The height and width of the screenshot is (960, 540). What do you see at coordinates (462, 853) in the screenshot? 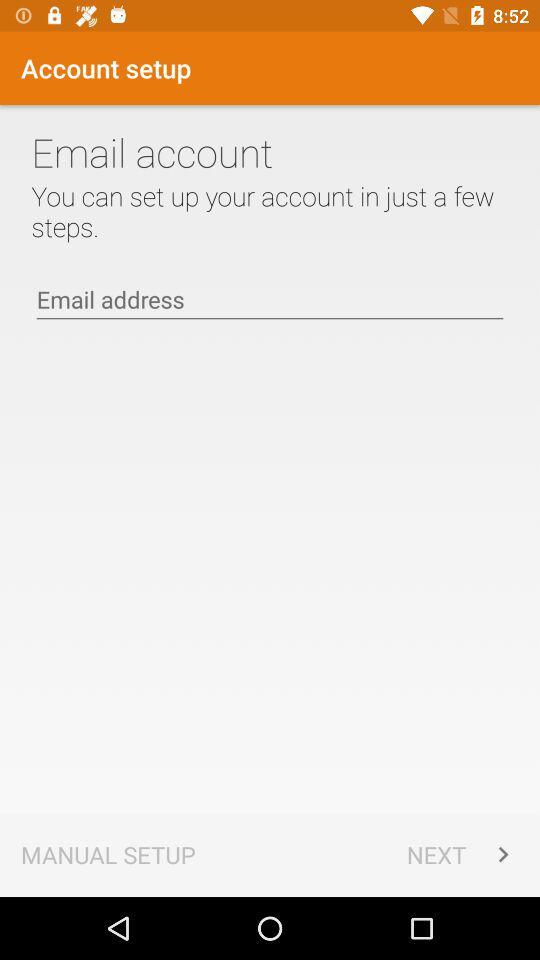
I see `the icon at the bottom right corner` at bounding box center [462, 853].